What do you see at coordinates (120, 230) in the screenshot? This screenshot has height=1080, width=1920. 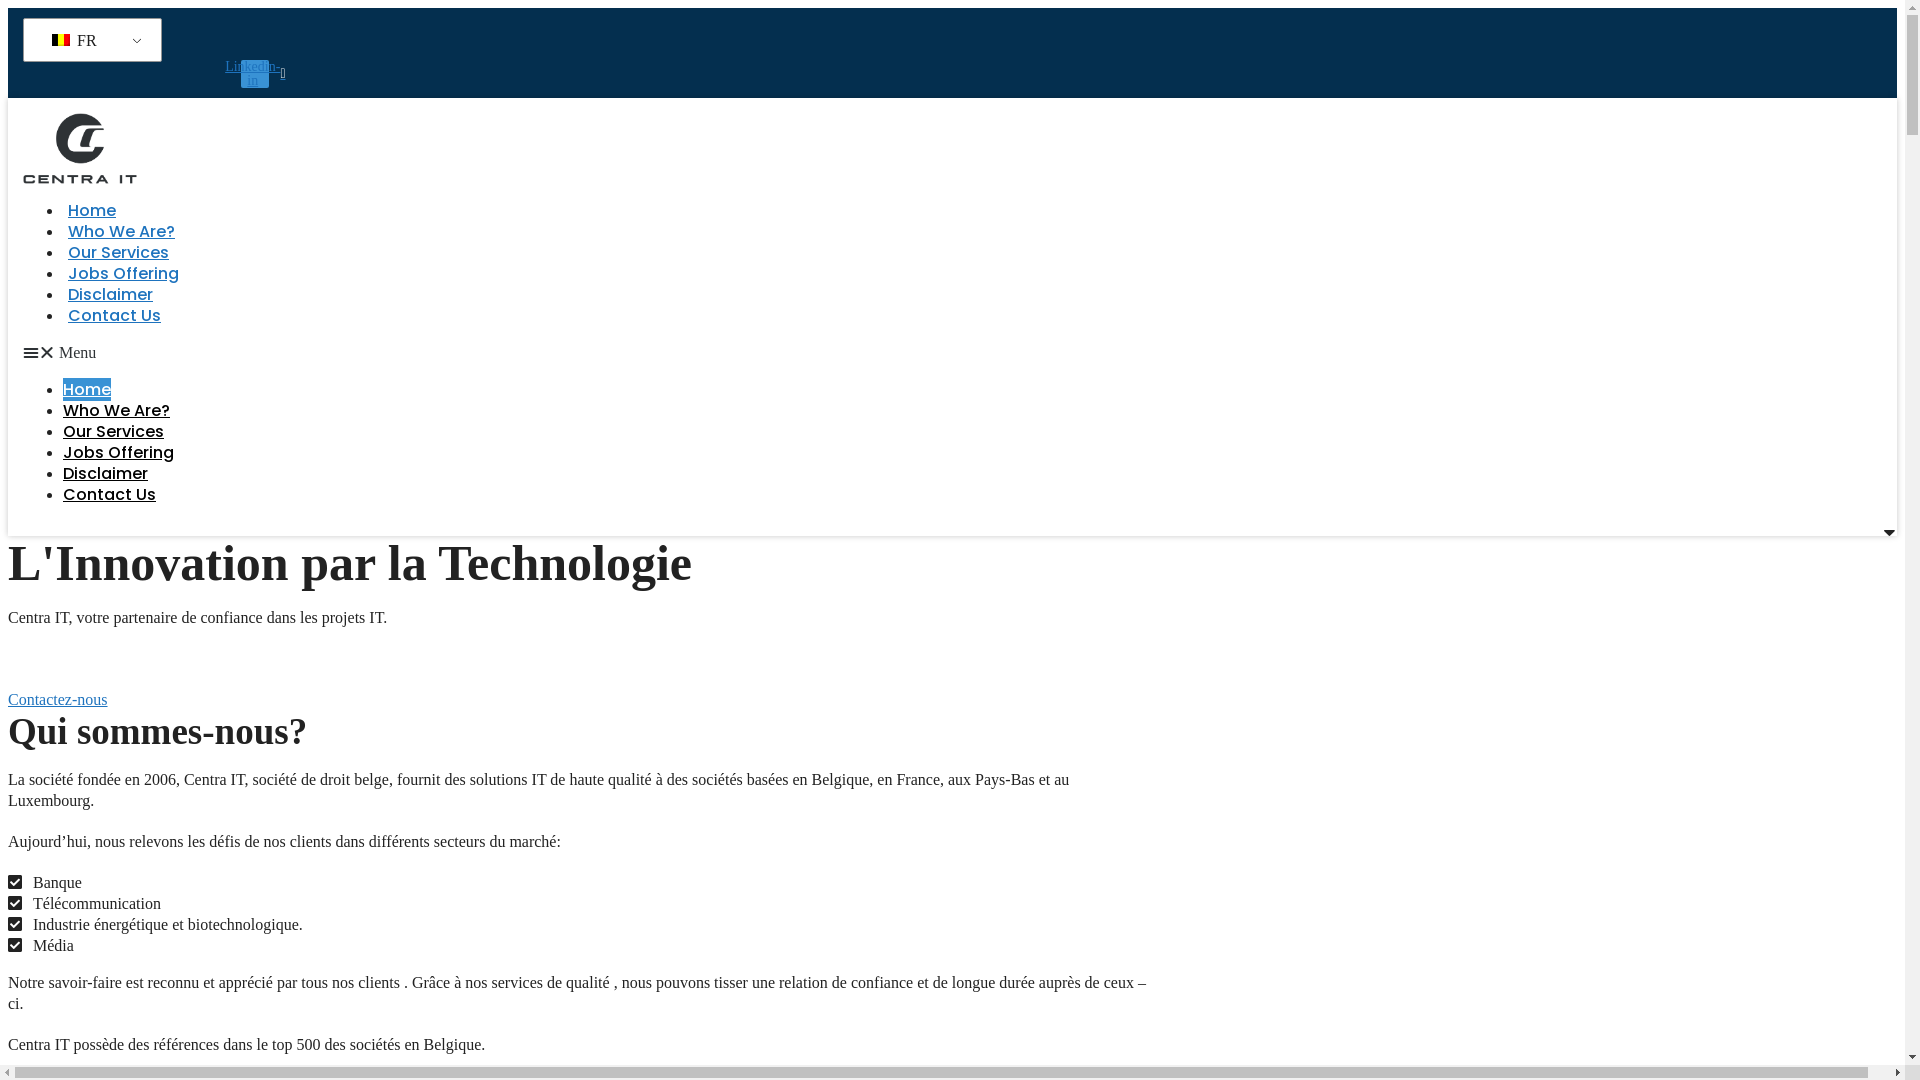 I see `'Who We Are?'` at bounding box center [120, 230].